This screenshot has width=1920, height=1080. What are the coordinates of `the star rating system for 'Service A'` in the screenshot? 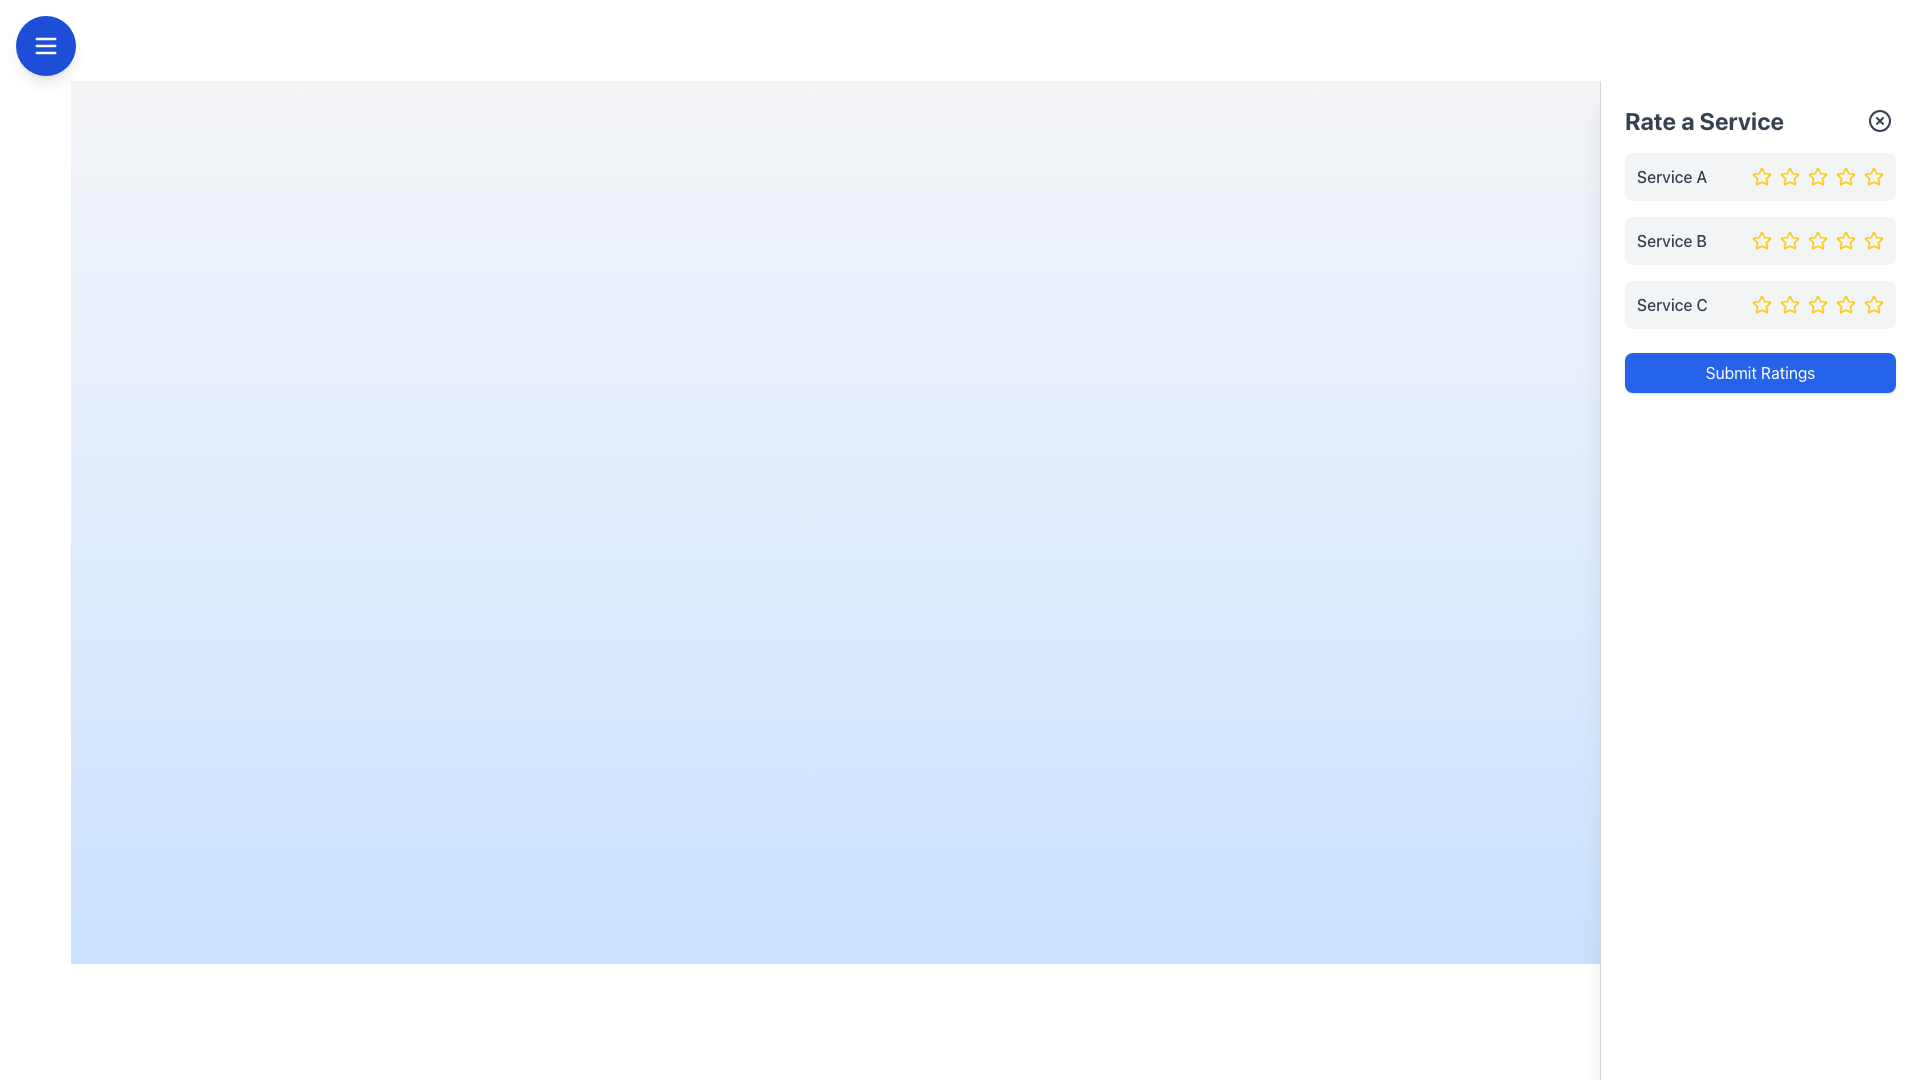 It's located at (1760, 176).